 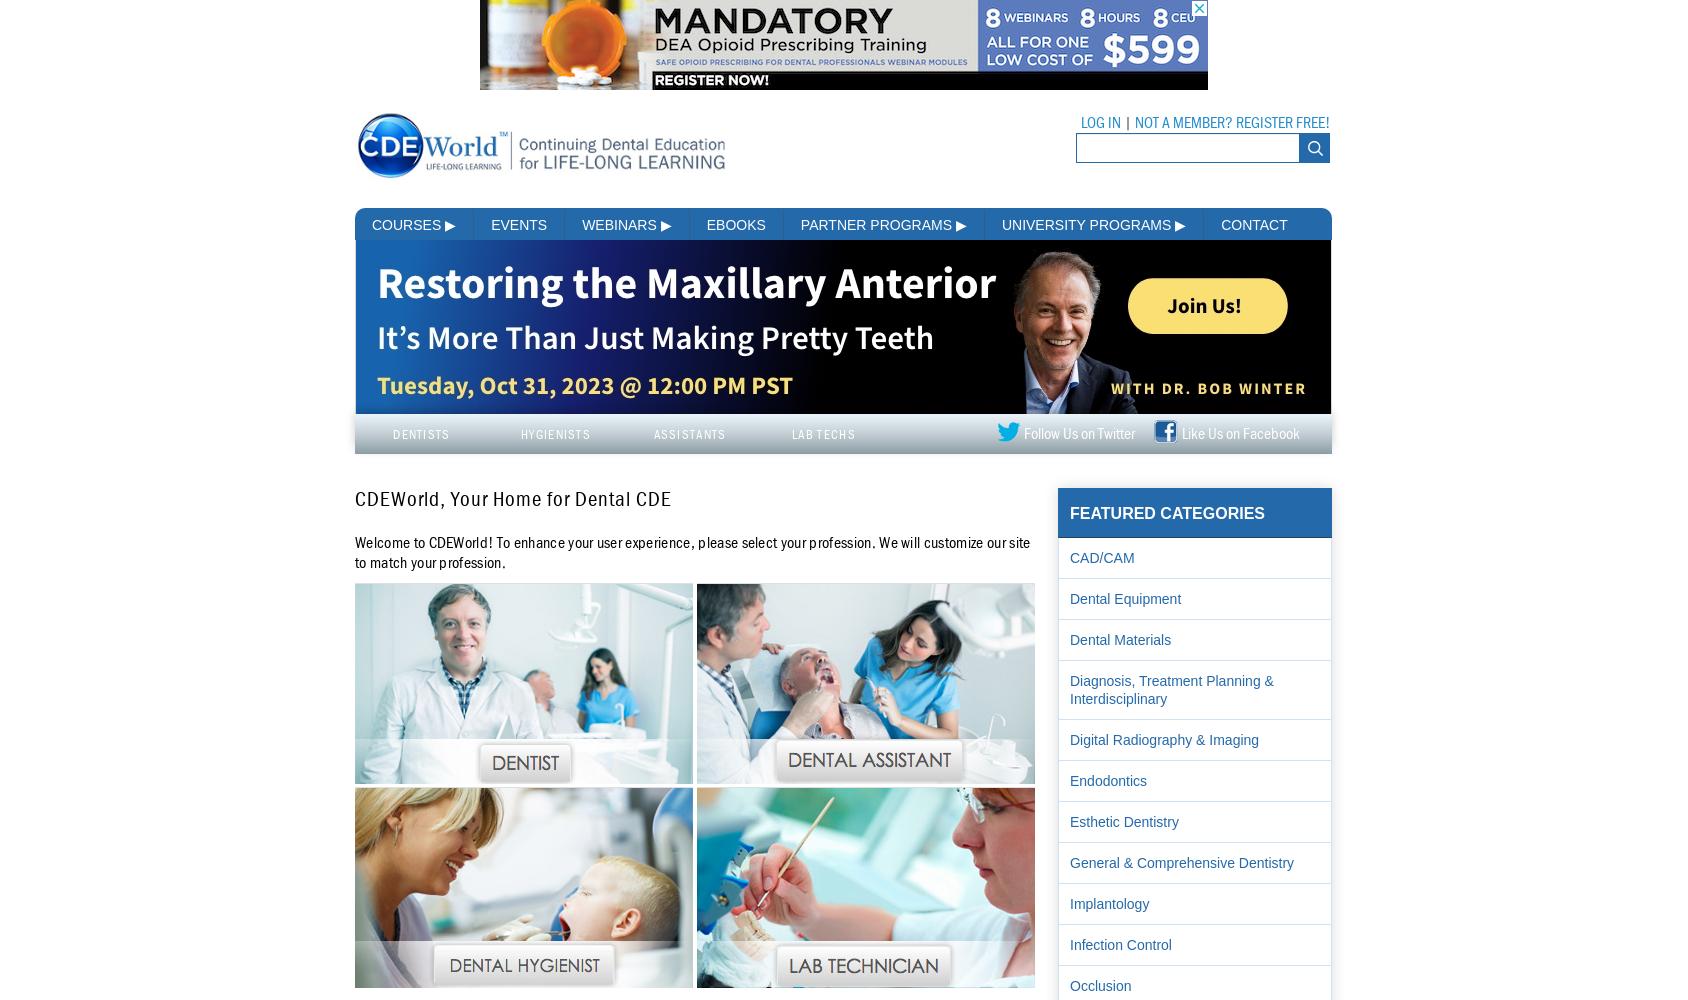 What do you see at coordinates (1078, 434) in the screenshot?
I see `'Follow Us on Twitter'` at bounding box center [1078, 434].